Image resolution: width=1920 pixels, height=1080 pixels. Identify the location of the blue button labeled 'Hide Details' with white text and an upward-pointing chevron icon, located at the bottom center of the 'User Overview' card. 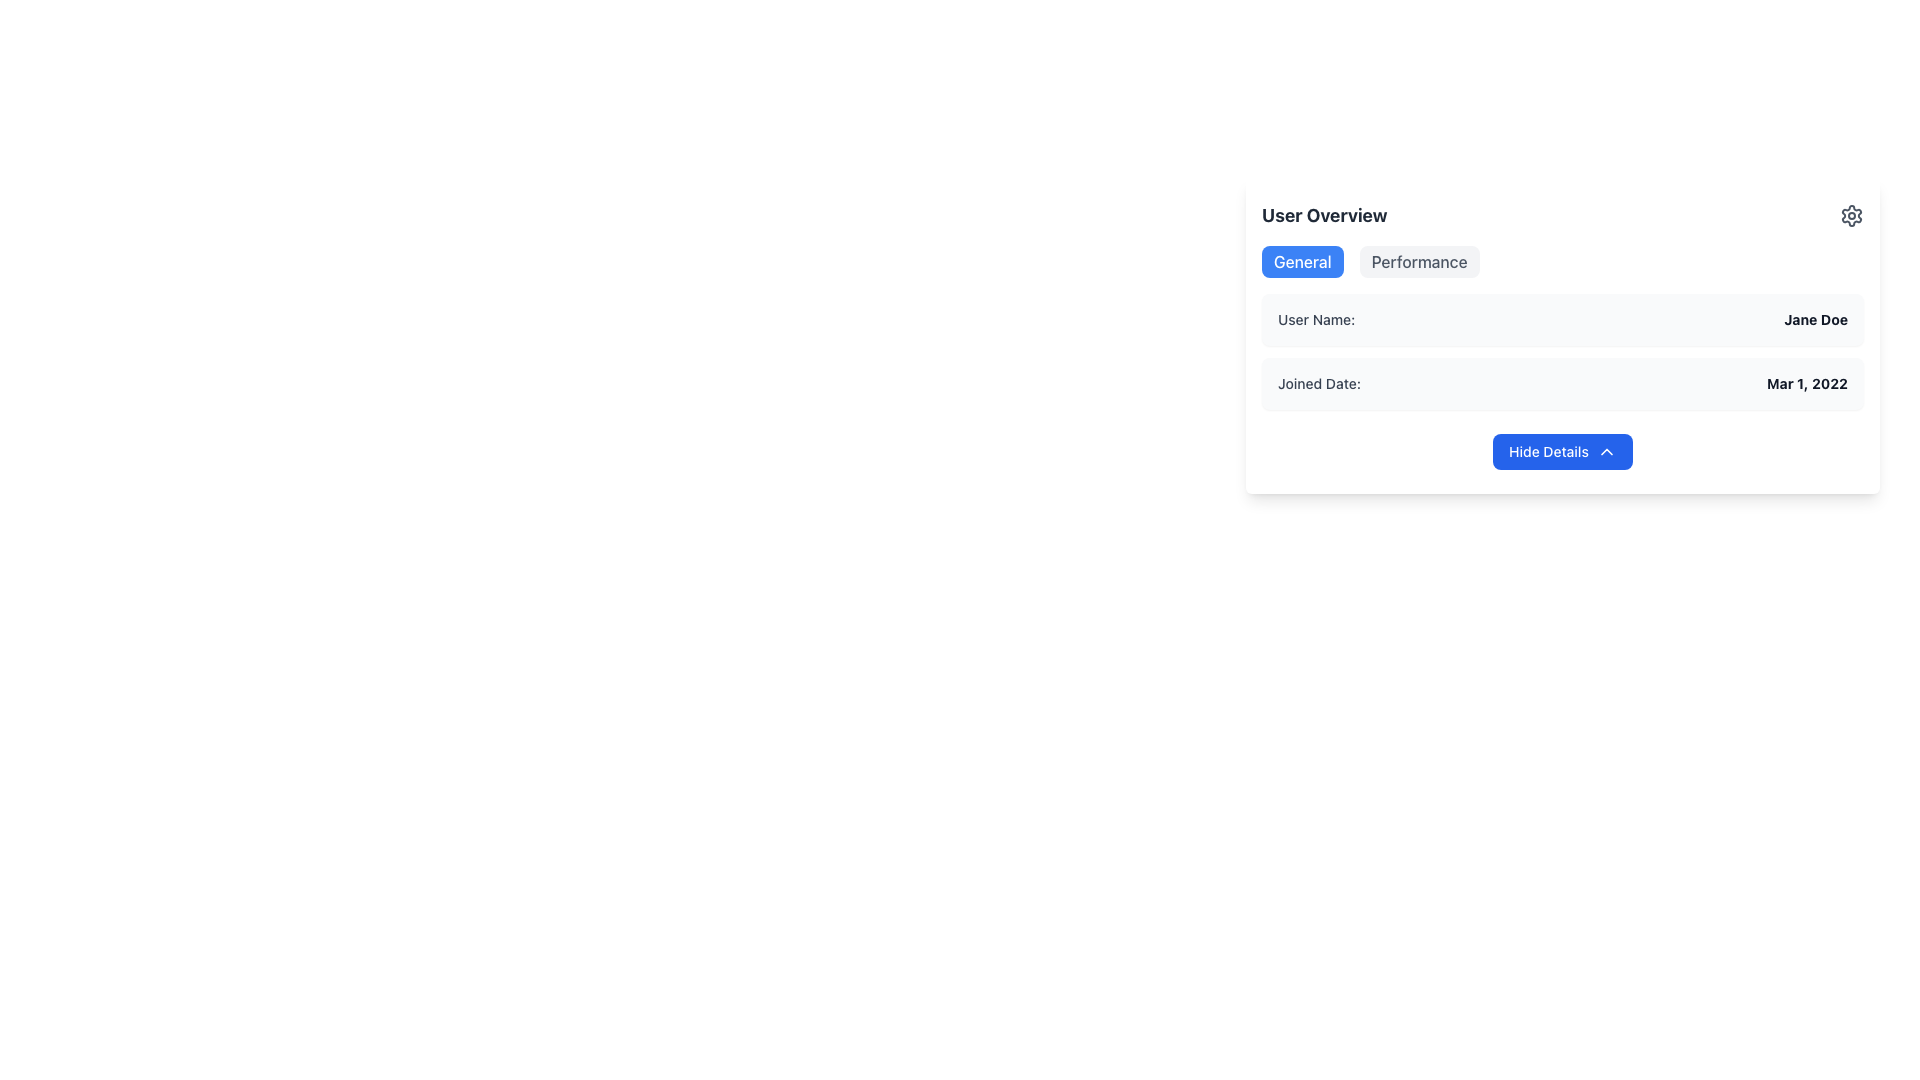
(1562, 451).